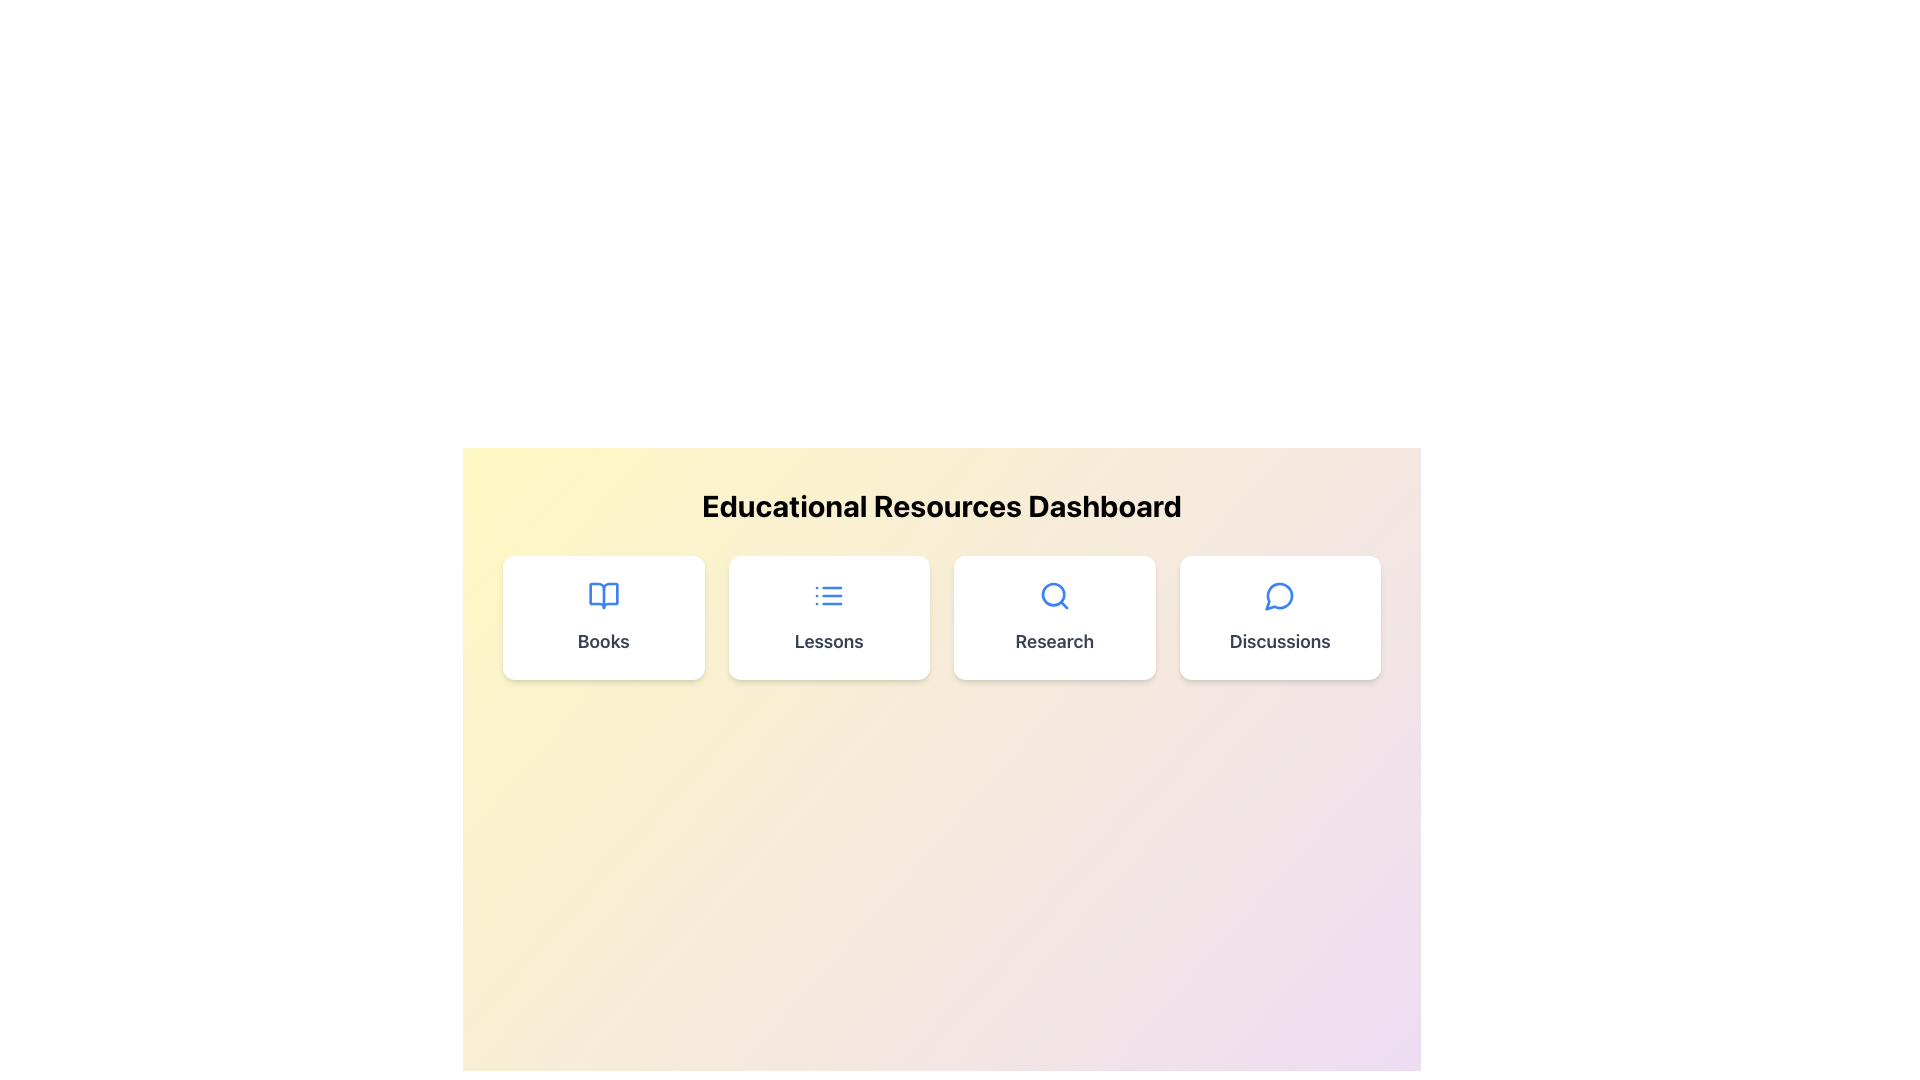  I want to click on text label 'Research' which is styled in a large font size, bold weight, and gray color, located at the bottom of the third card in a horizontal layout, so click(1053, 641).